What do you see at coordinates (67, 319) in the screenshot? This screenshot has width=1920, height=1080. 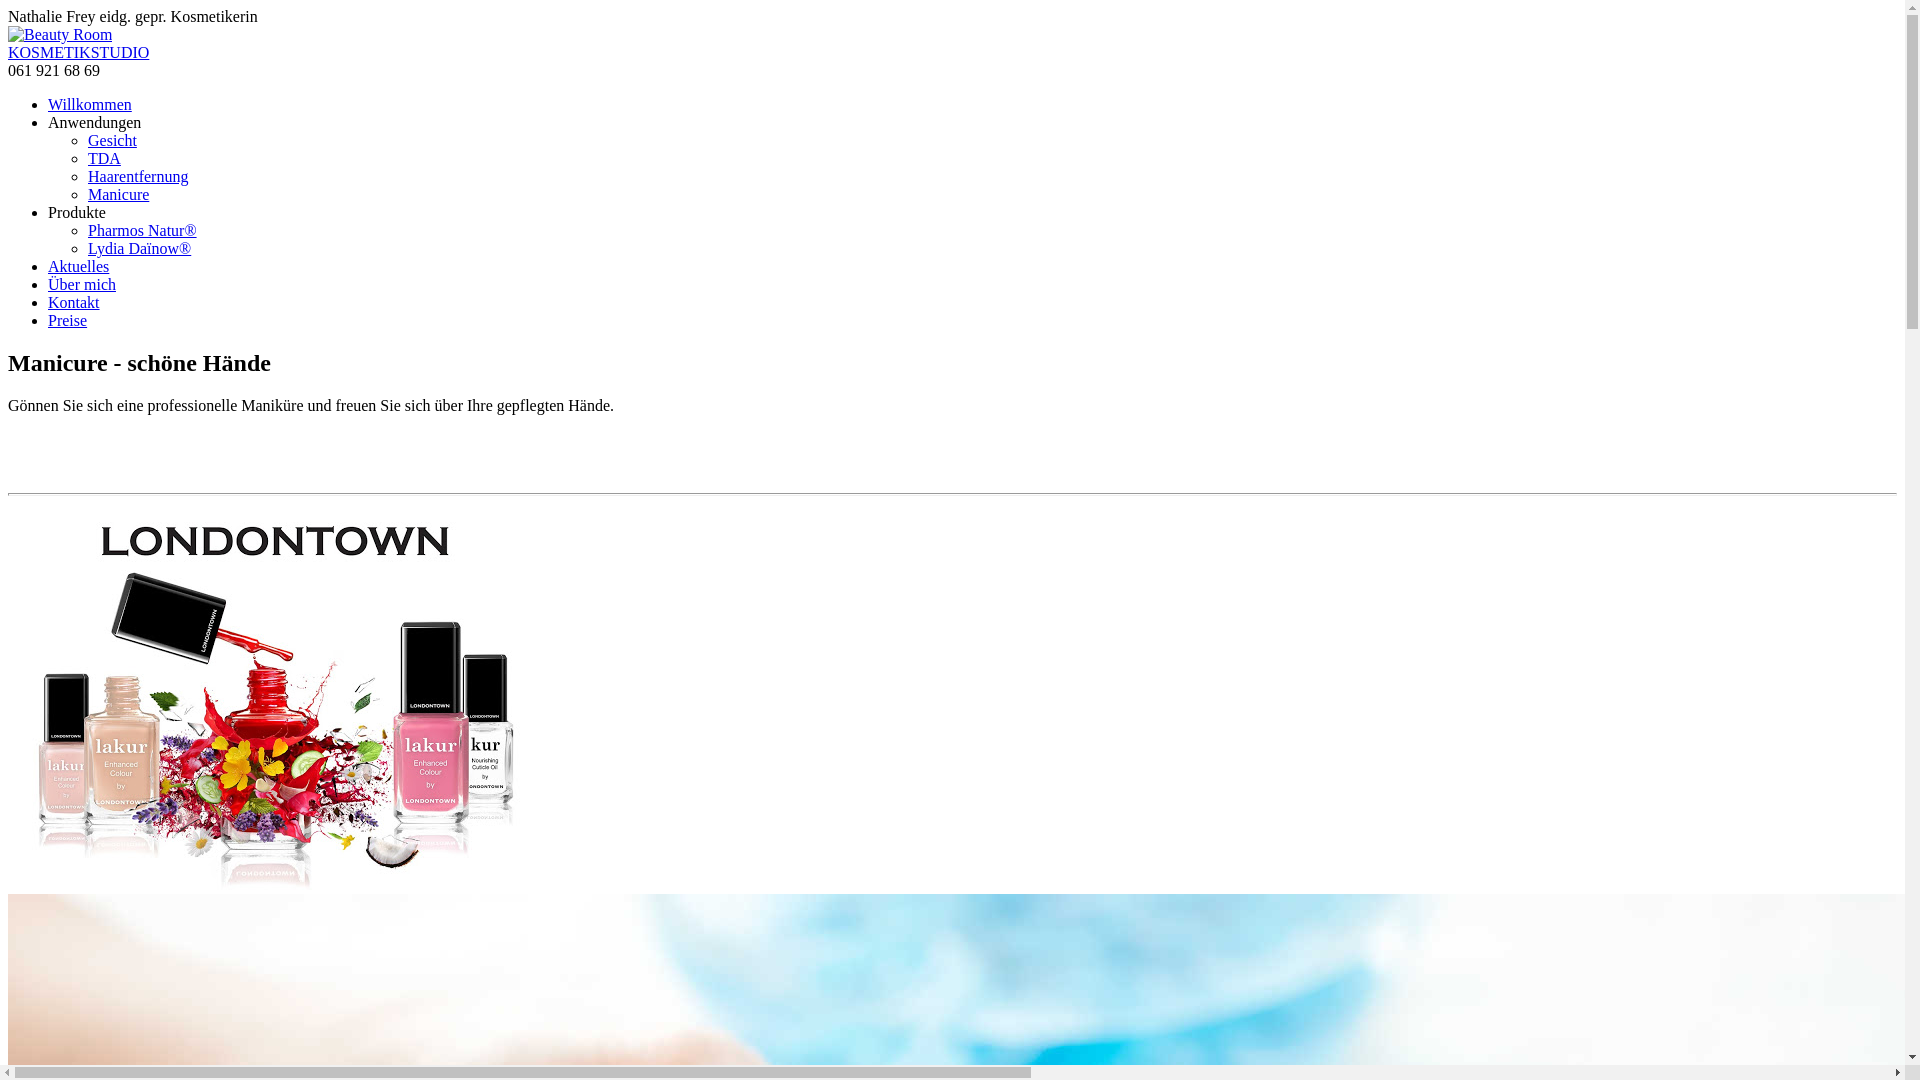 I see `'Preise'` at bounding box center [67, 319].